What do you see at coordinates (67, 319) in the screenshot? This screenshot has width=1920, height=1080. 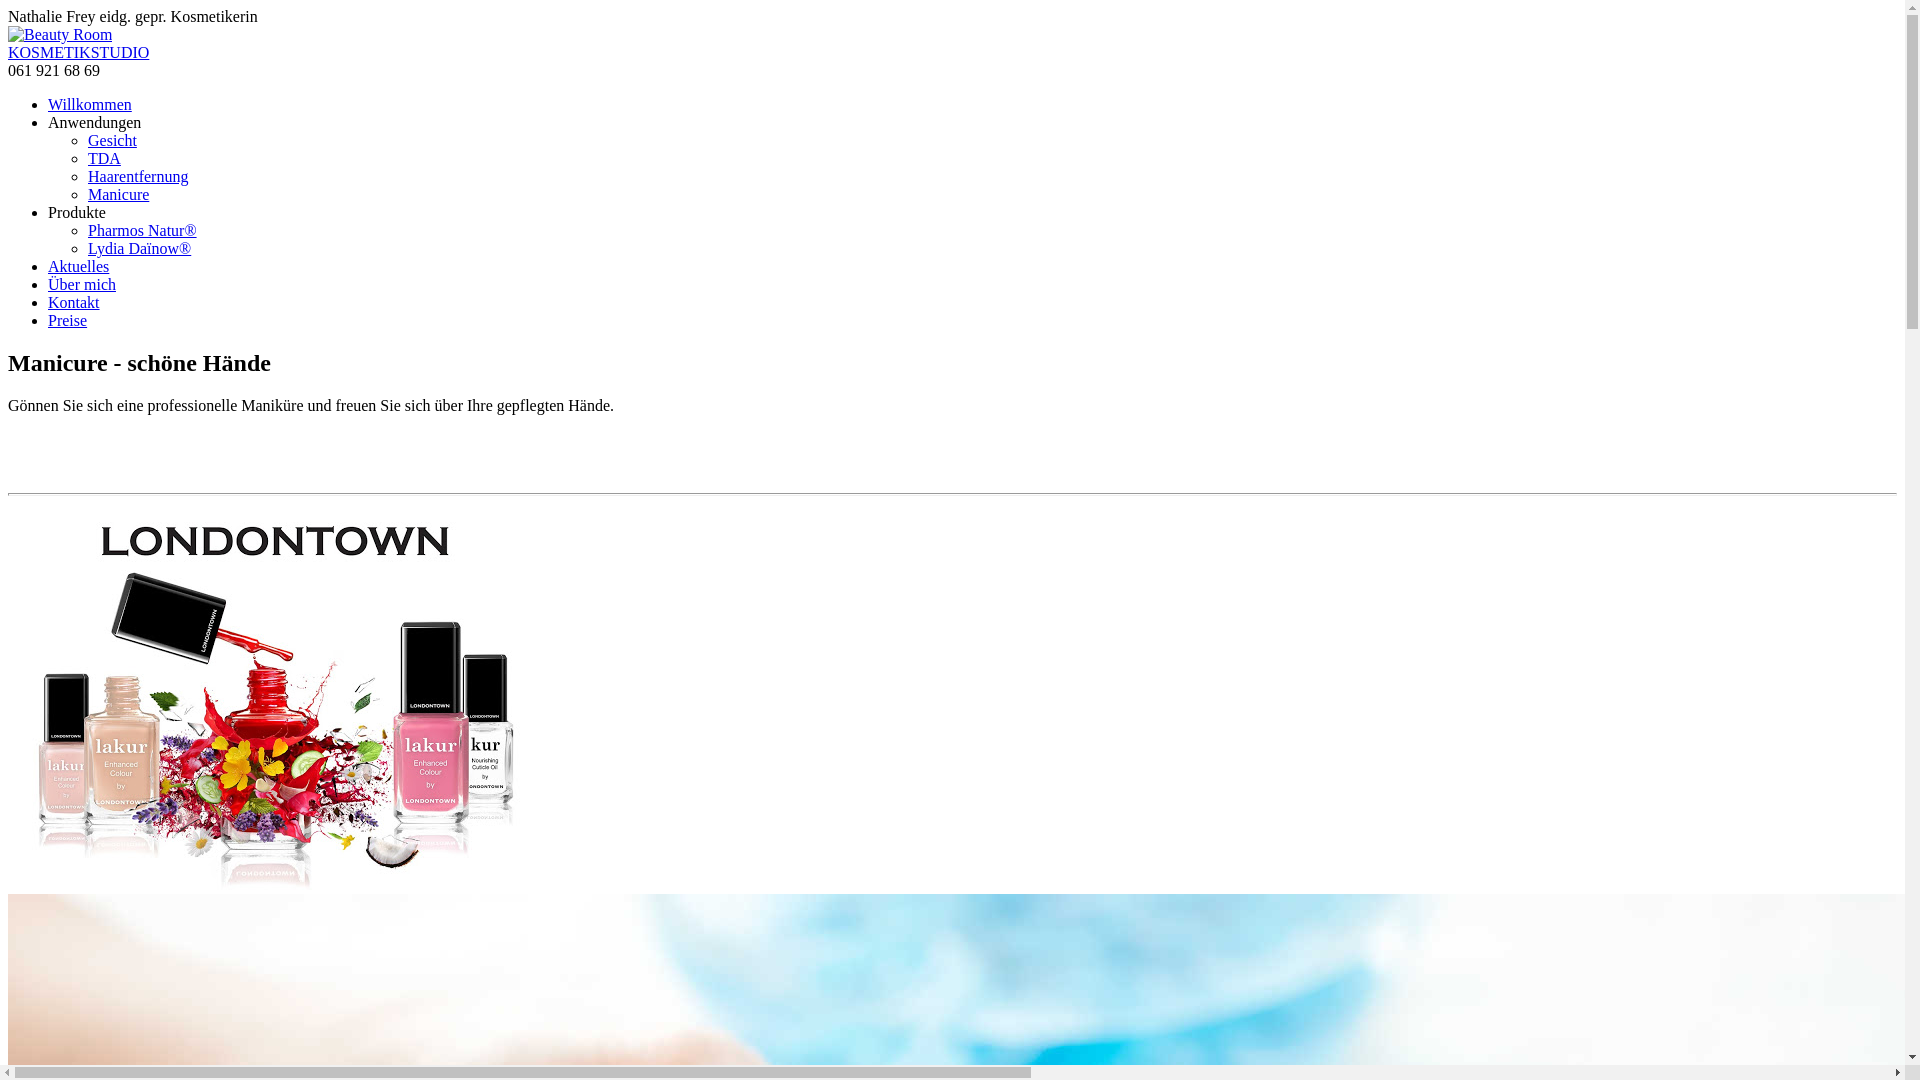 I see `'Preise'` at bounding box center [67, 319].